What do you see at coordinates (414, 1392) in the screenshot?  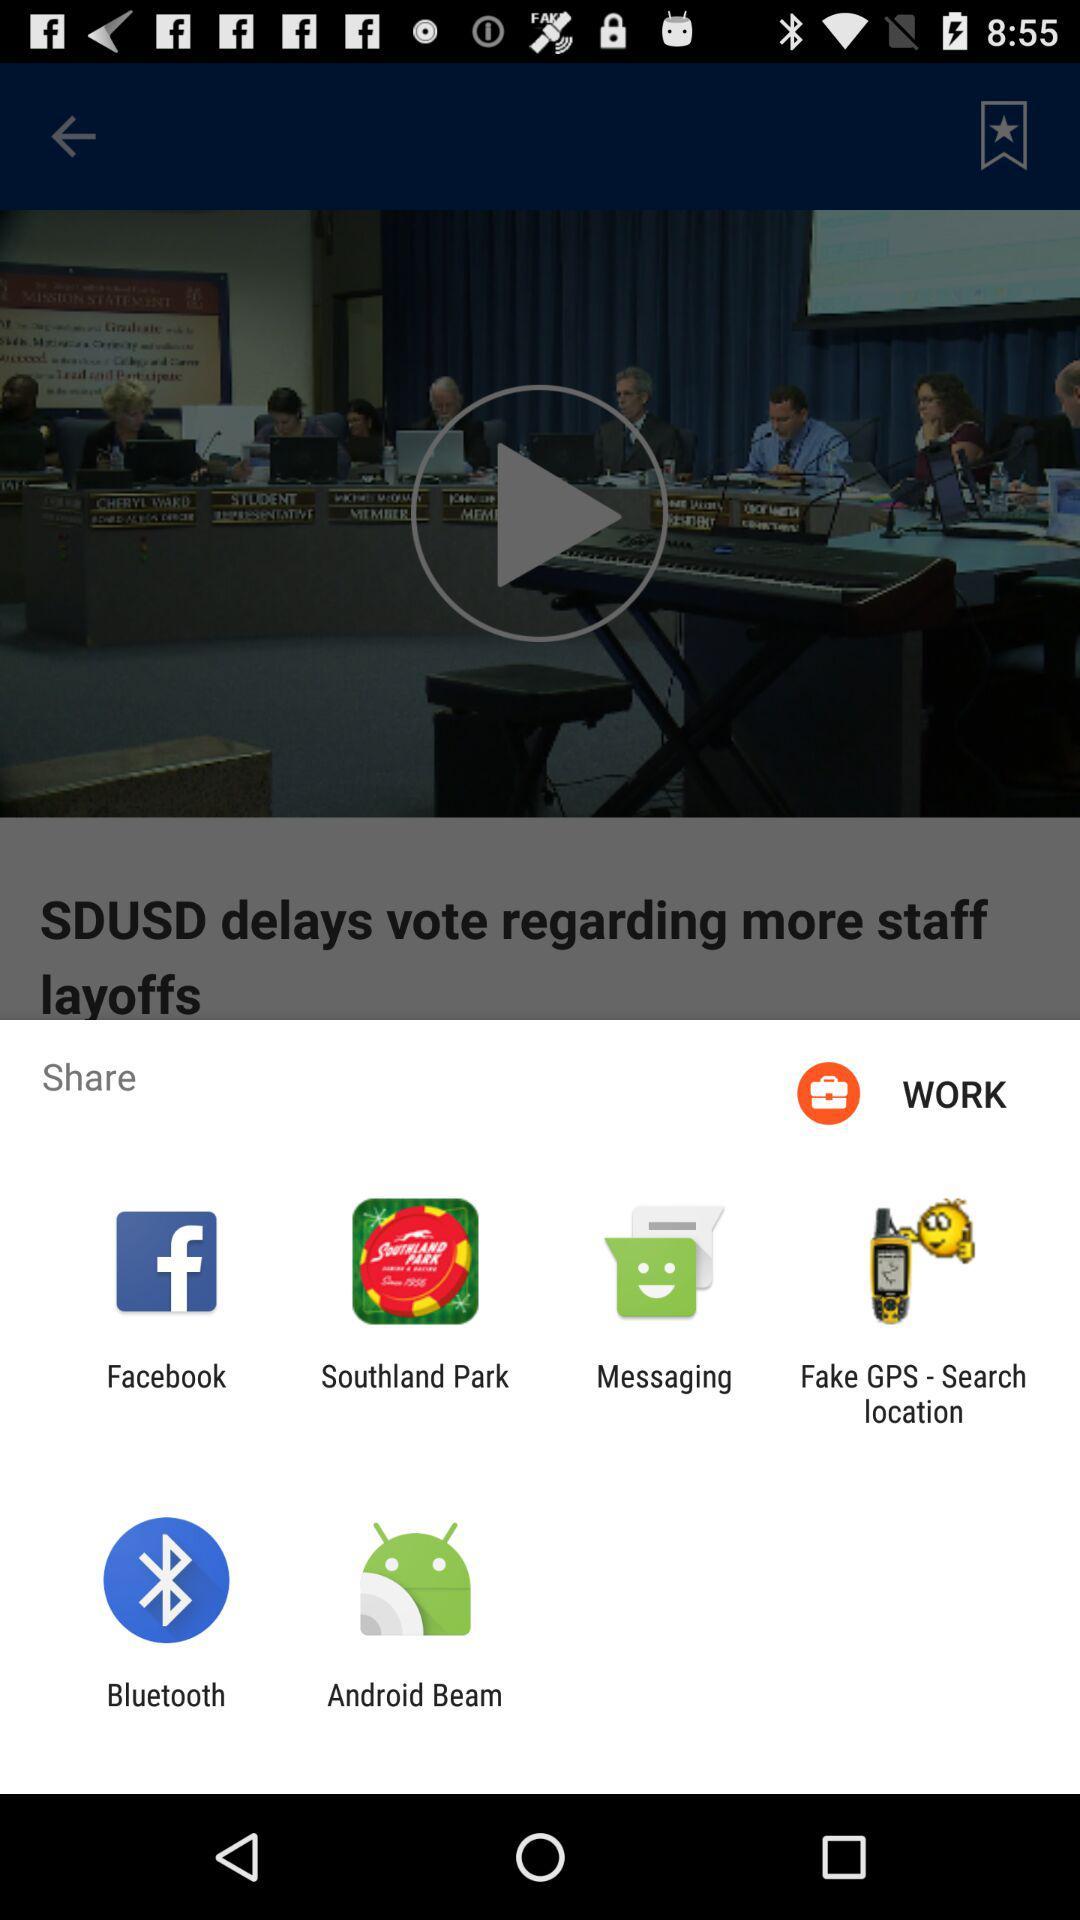 I see `the app to the right of the facebook icon` at bounding box center [414, 1392].